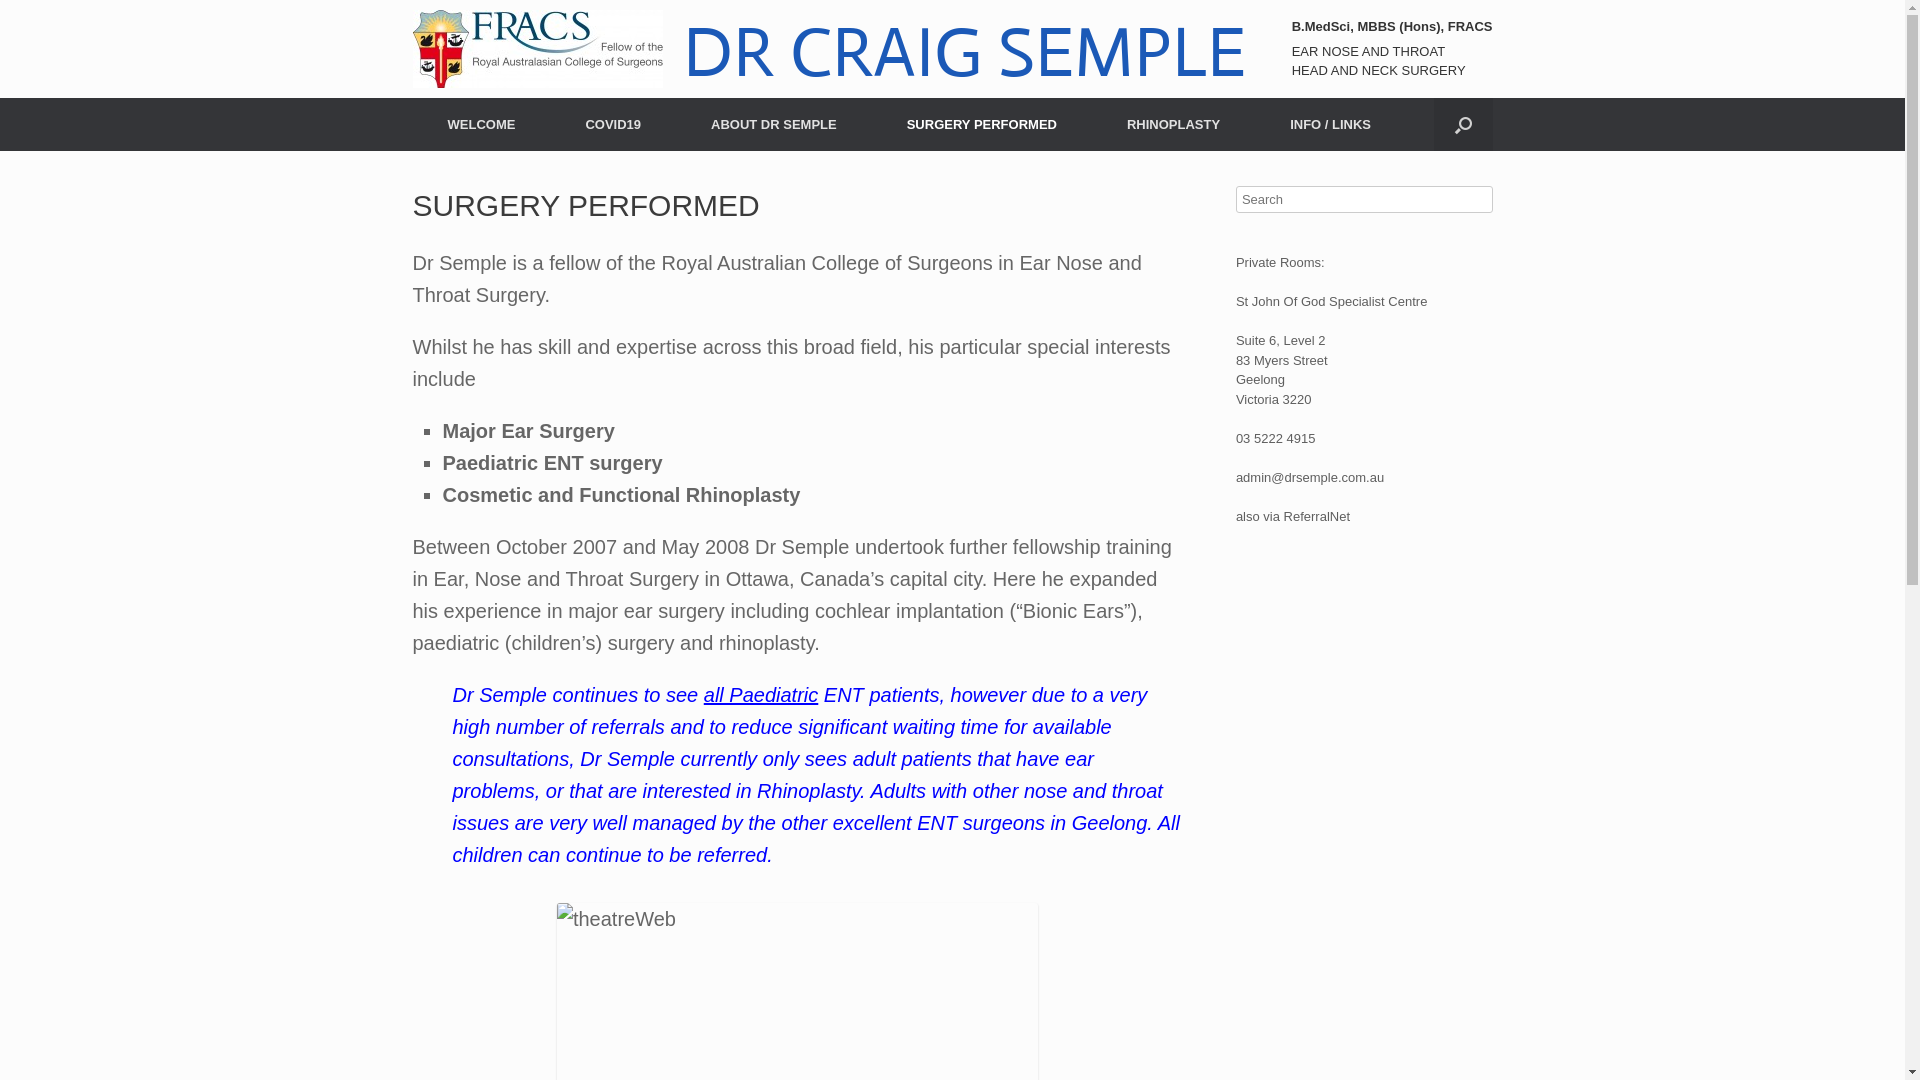 The width and height of the screenshot is (1920, 1080). I want to click on 'WELCOME', so click(480, 124).